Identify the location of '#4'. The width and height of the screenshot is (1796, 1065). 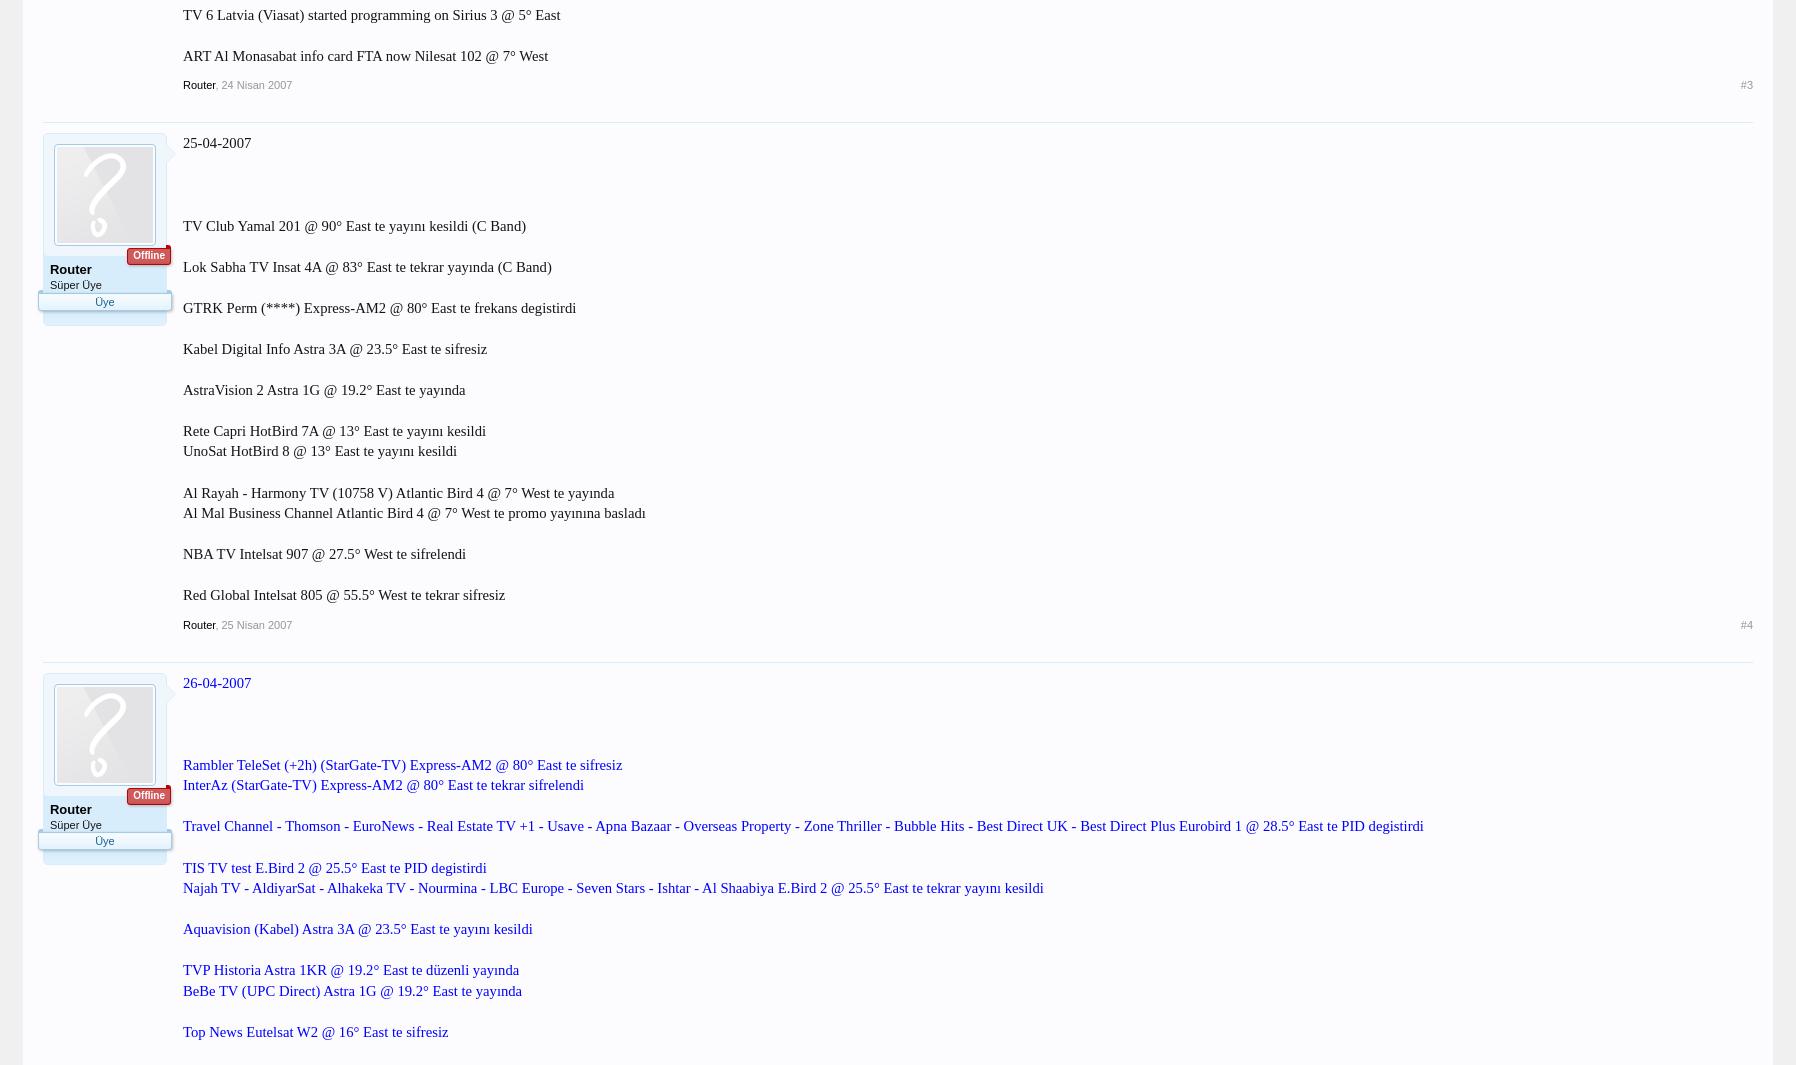
(1746, 623).